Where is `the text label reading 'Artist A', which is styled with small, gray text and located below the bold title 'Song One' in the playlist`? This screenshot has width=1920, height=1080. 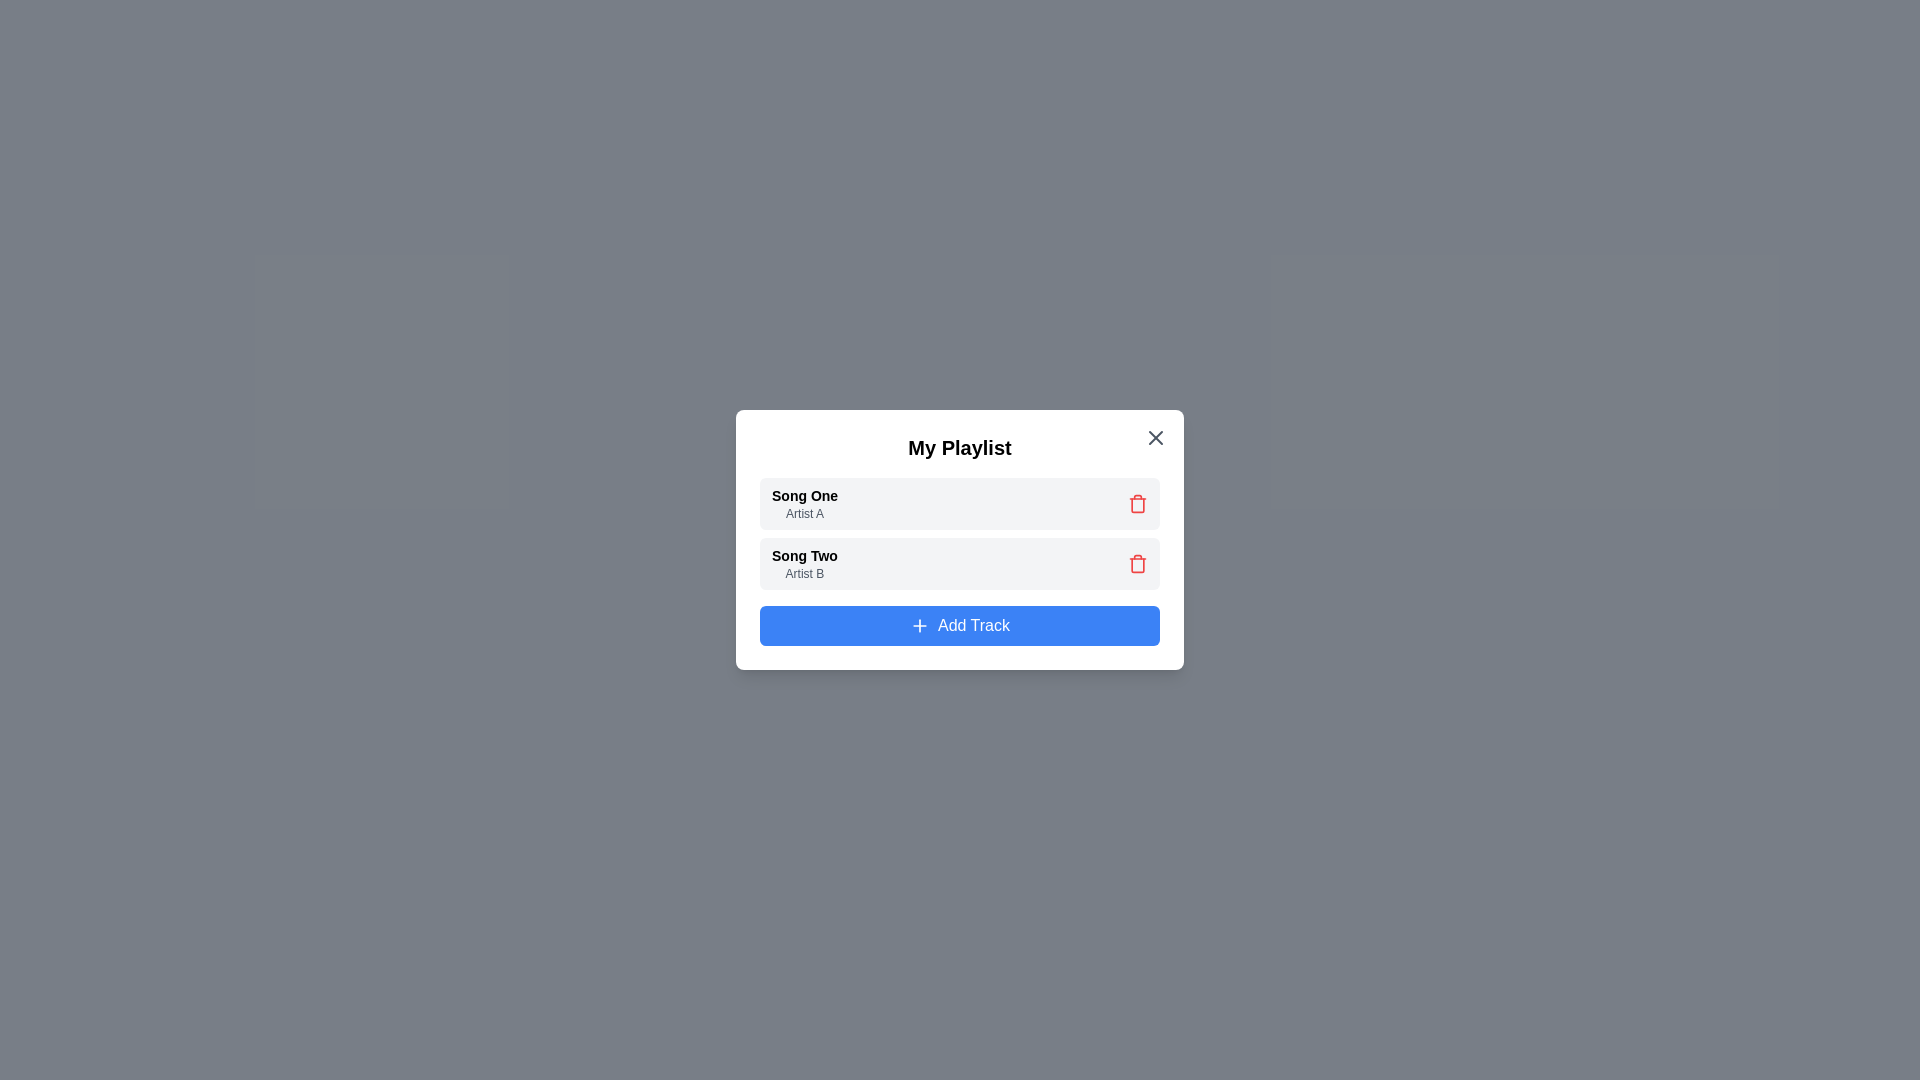
the text label reading 'Artist A', which is styled with small, gray text and located below the bold title 'Song One' in the playlist is located at coordinates (805, 512).